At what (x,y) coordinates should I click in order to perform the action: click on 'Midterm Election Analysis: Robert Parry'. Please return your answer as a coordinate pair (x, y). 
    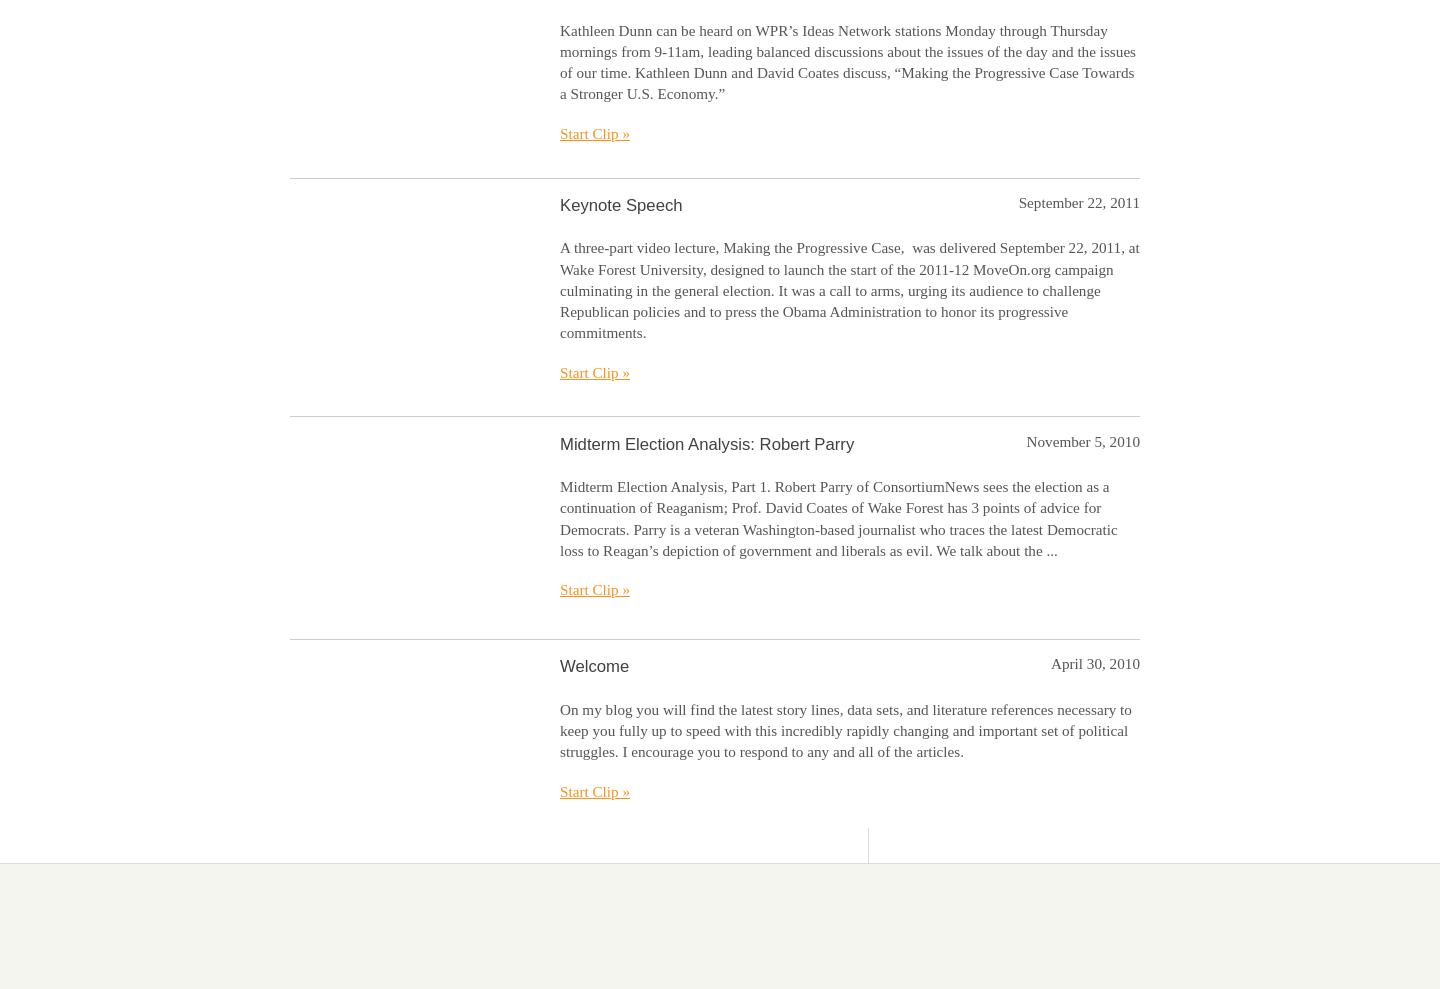
    Looking at the image, I should click on (707, 442).